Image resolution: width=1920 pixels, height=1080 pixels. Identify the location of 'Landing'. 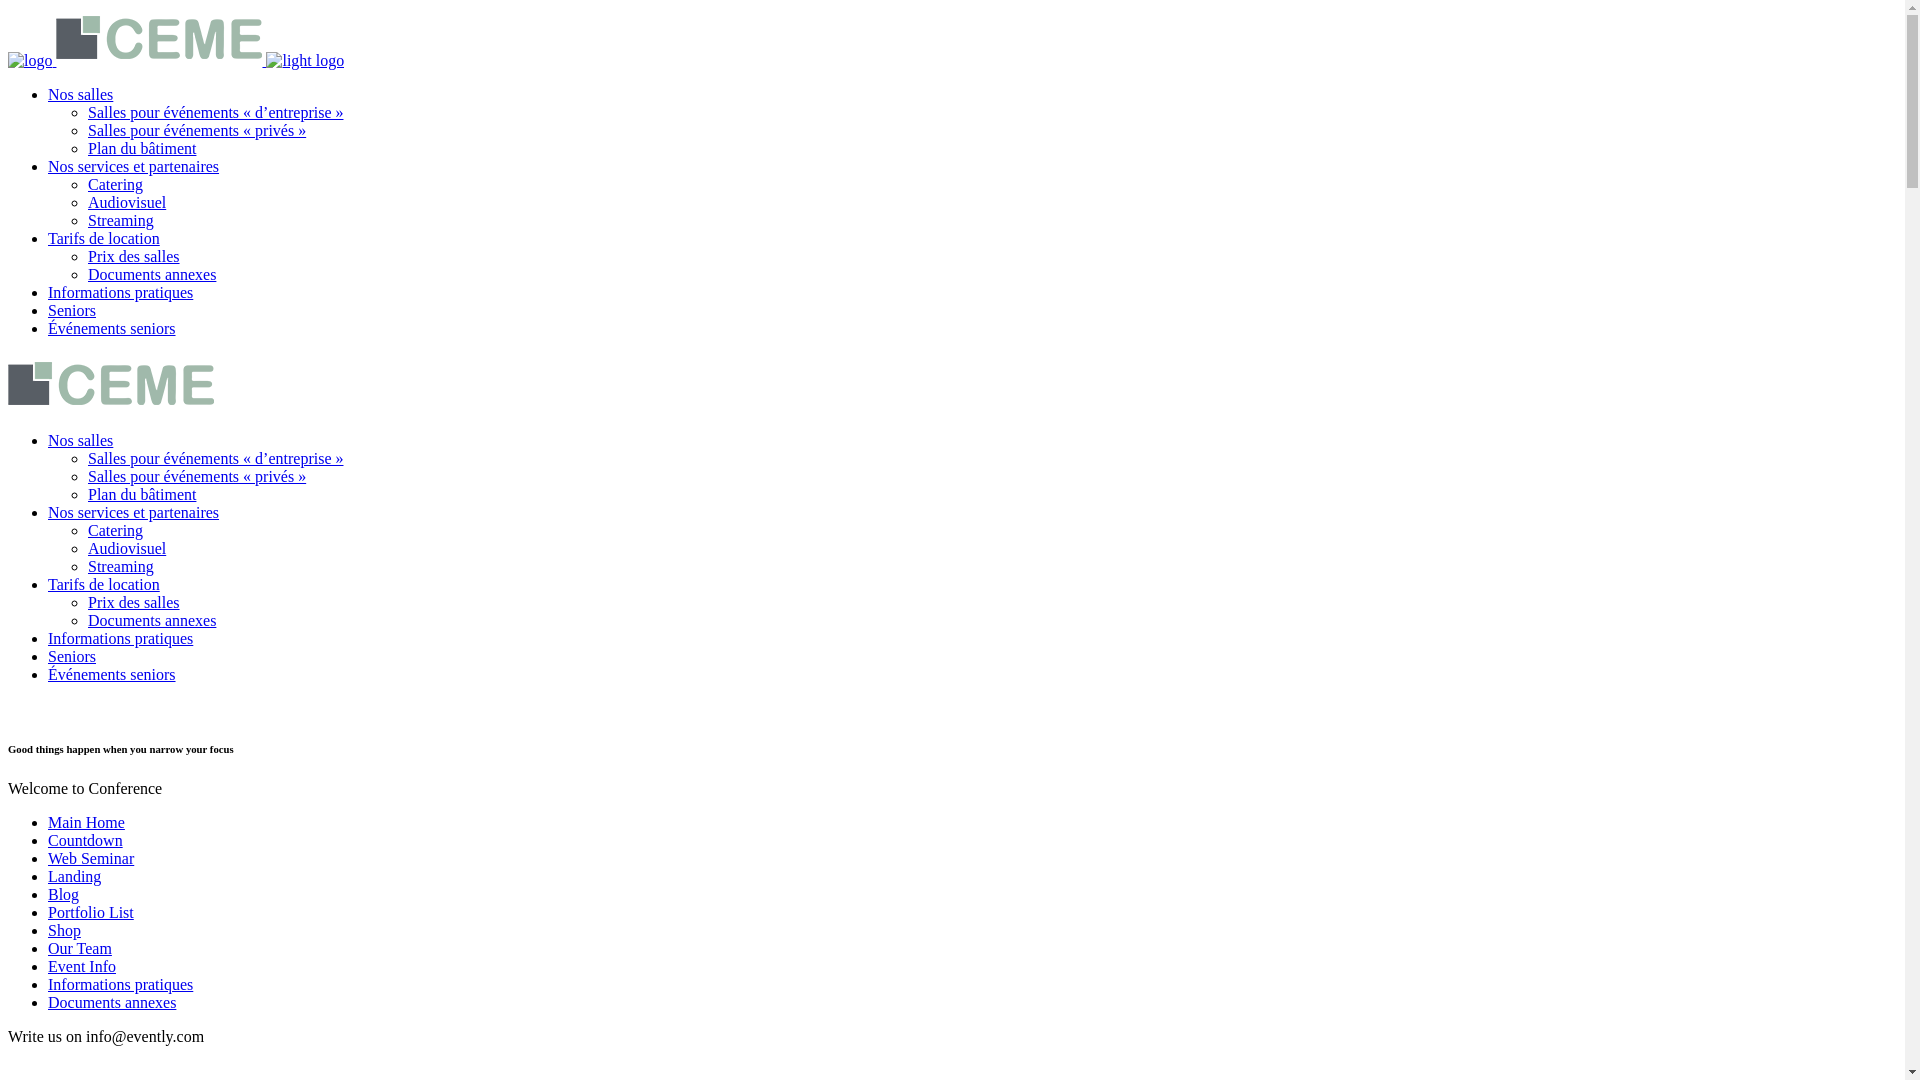
(74, 875).